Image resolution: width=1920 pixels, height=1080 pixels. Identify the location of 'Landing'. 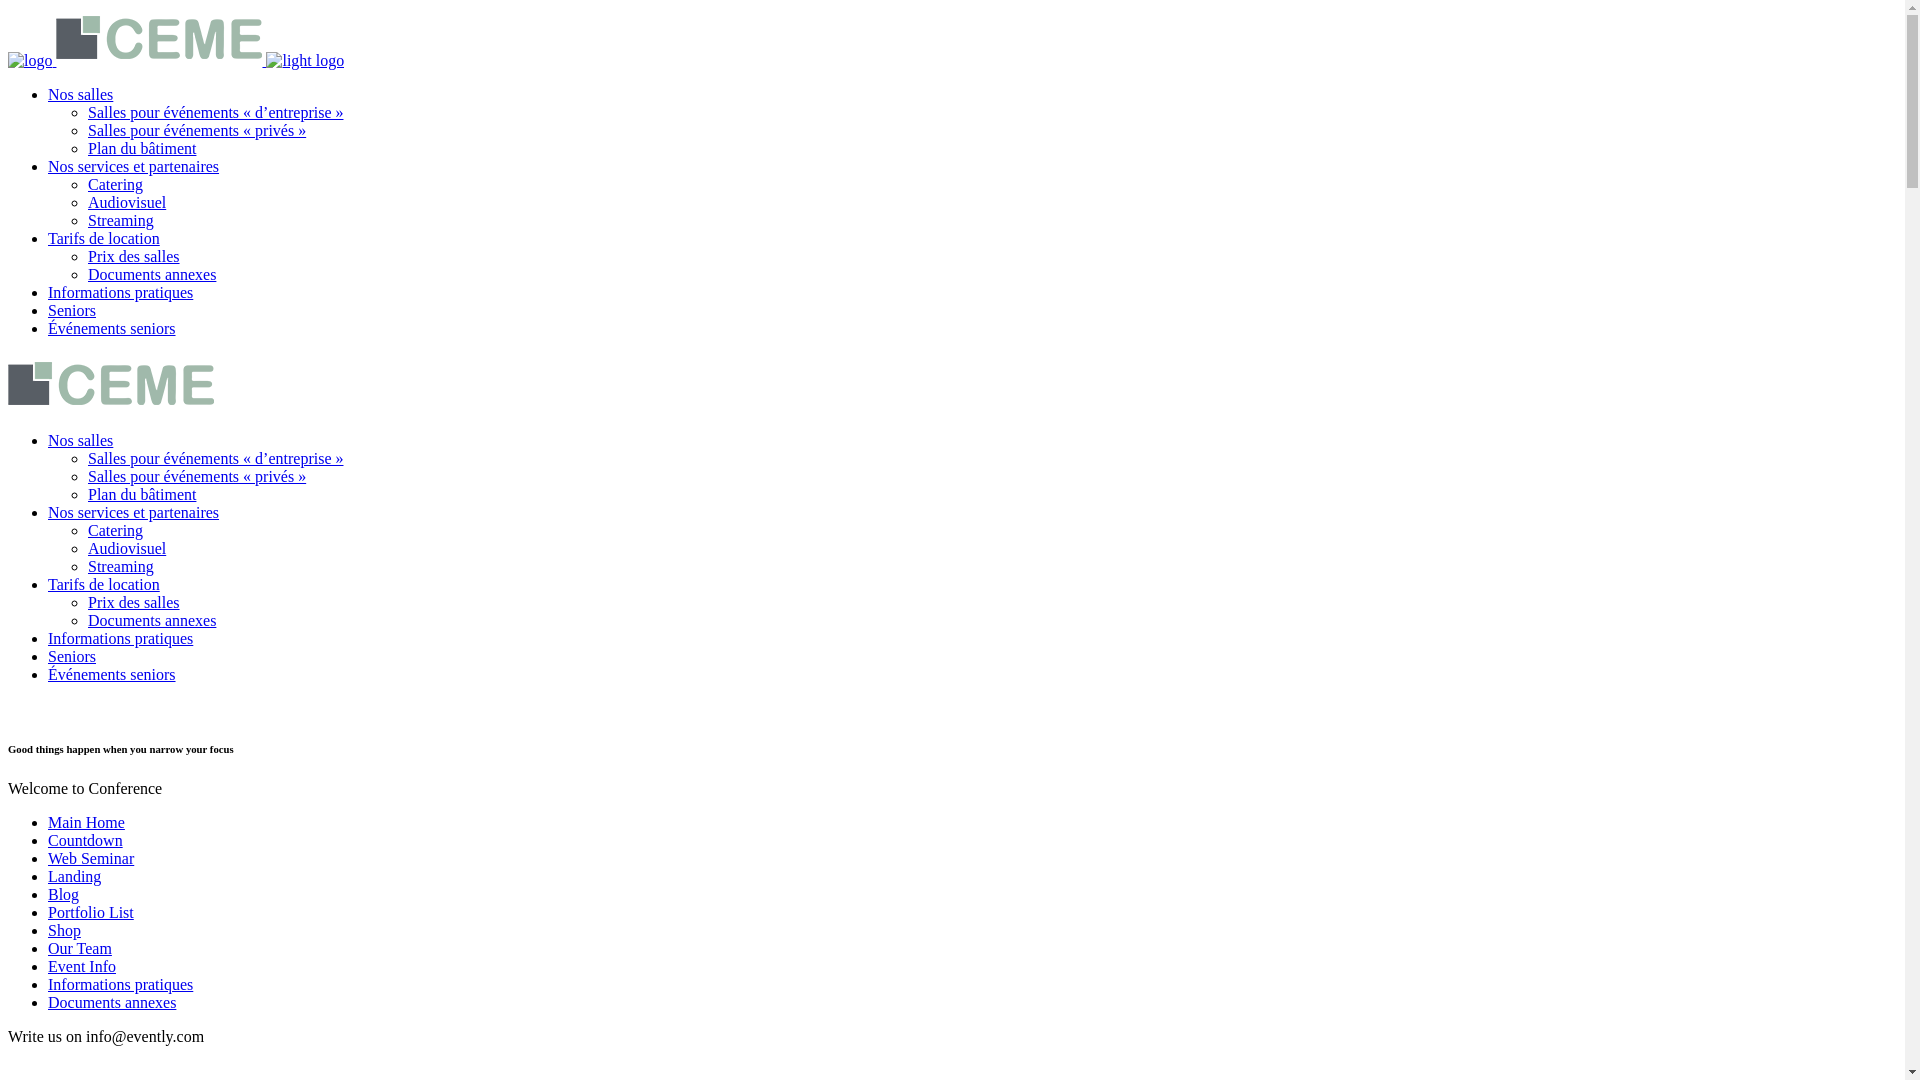
(74, 875).